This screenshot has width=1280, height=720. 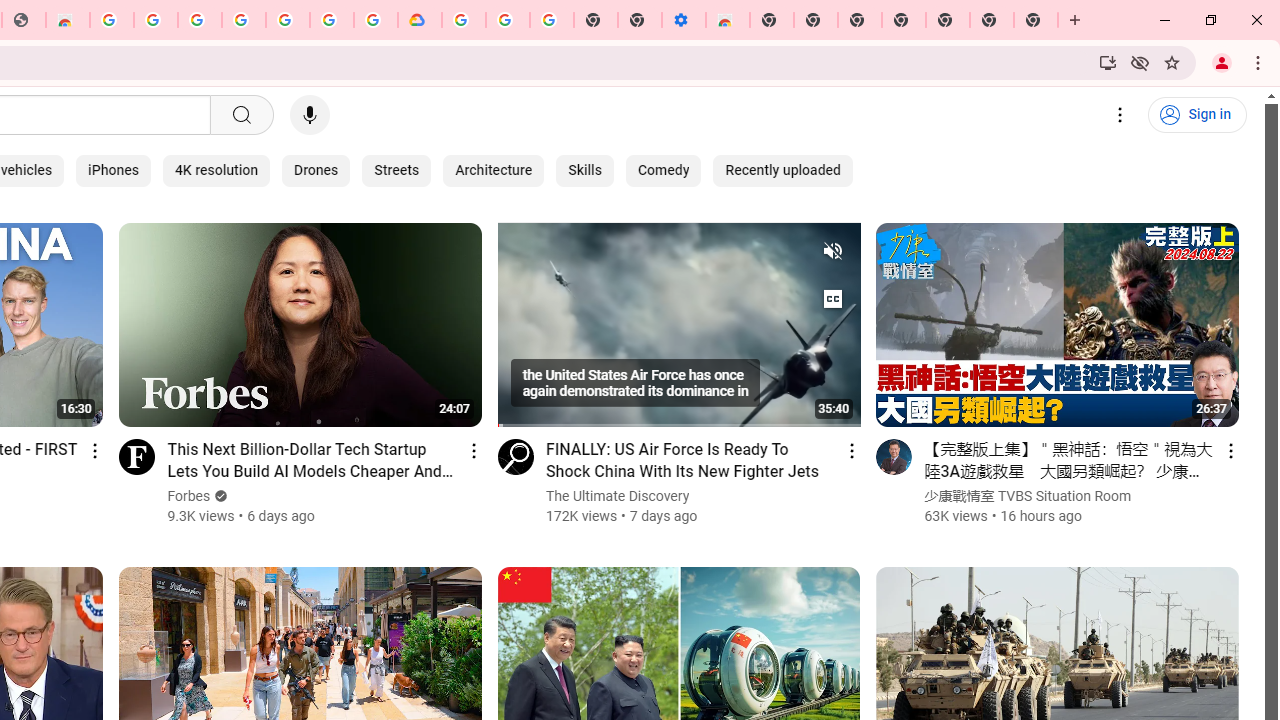 I want to click on 'Action menu', so click(x=1229, y=450).